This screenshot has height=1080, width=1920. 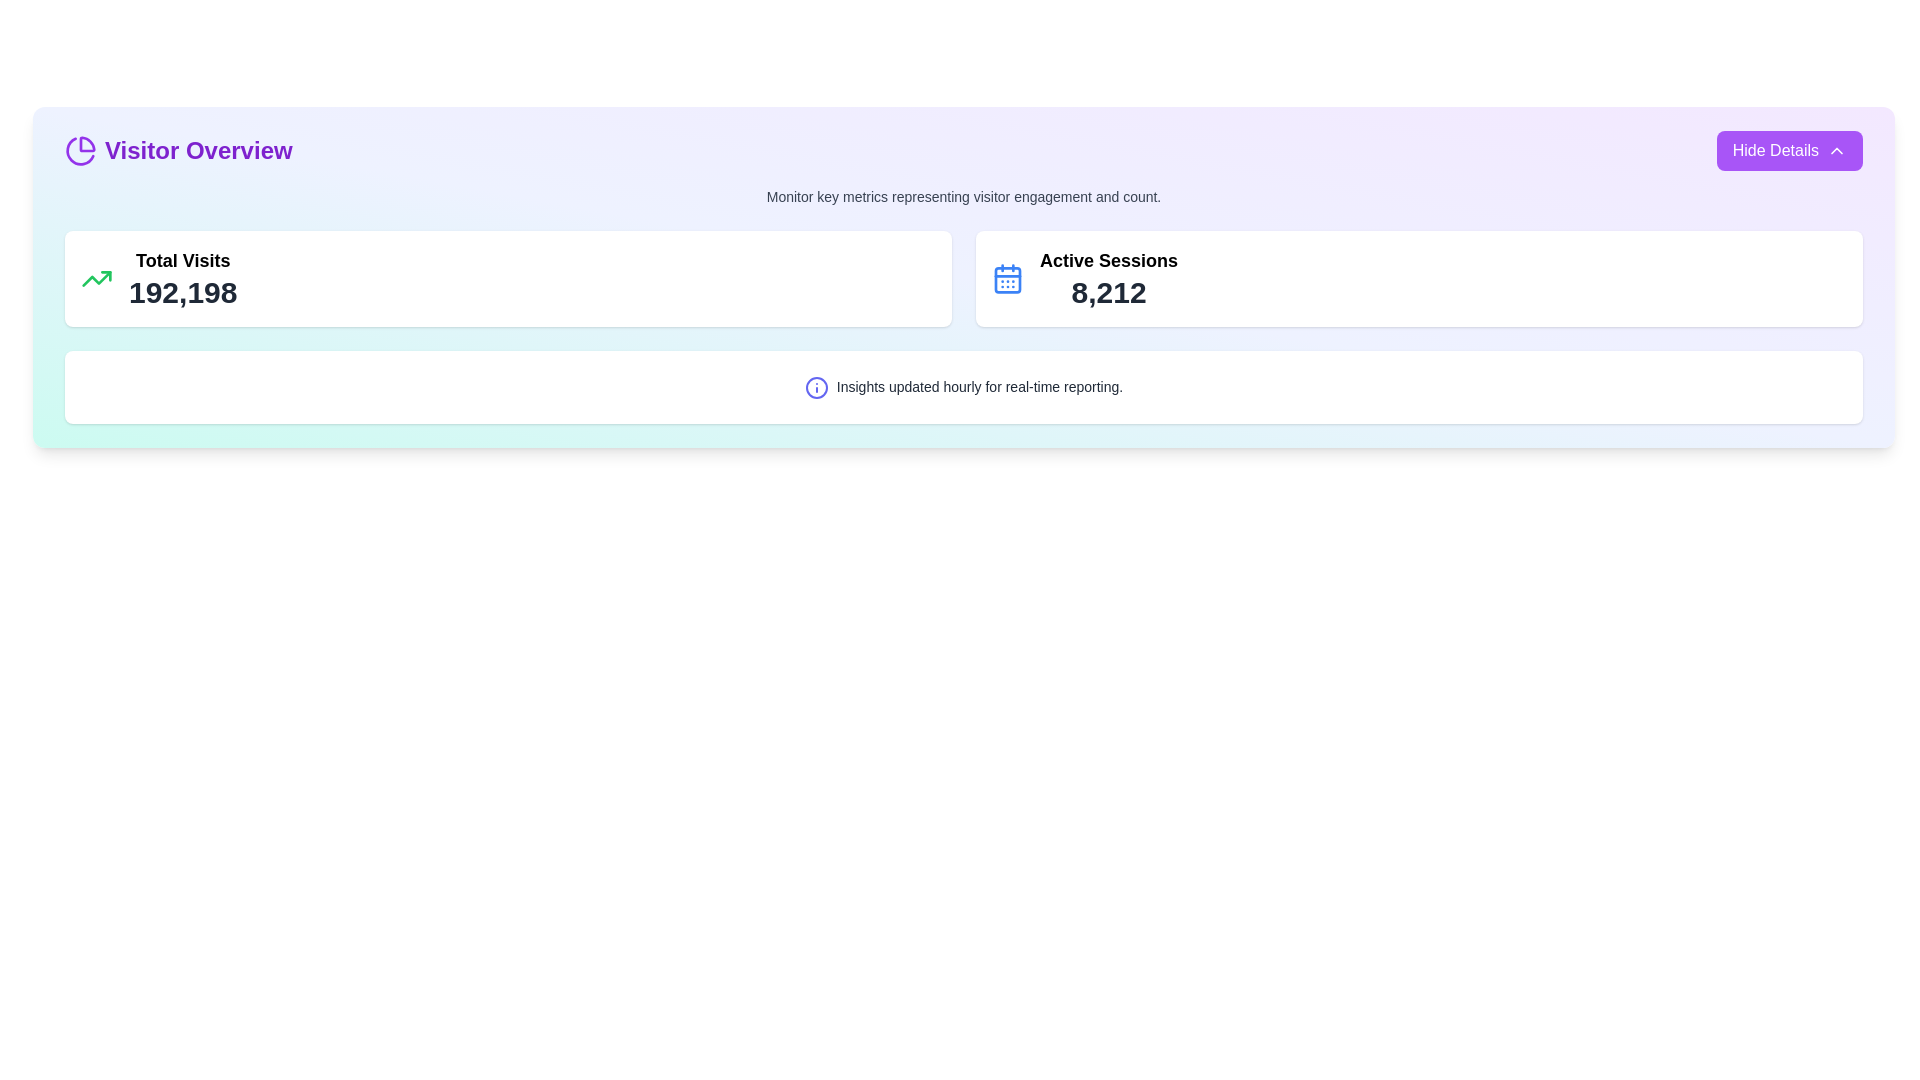 I want to click on the smaller segment of the pie chart icon located on the left side of the 'Visitor Overview' heading, which serves as a decorative part of an SVG graphic for data visualization, so click(x=86, y=143).